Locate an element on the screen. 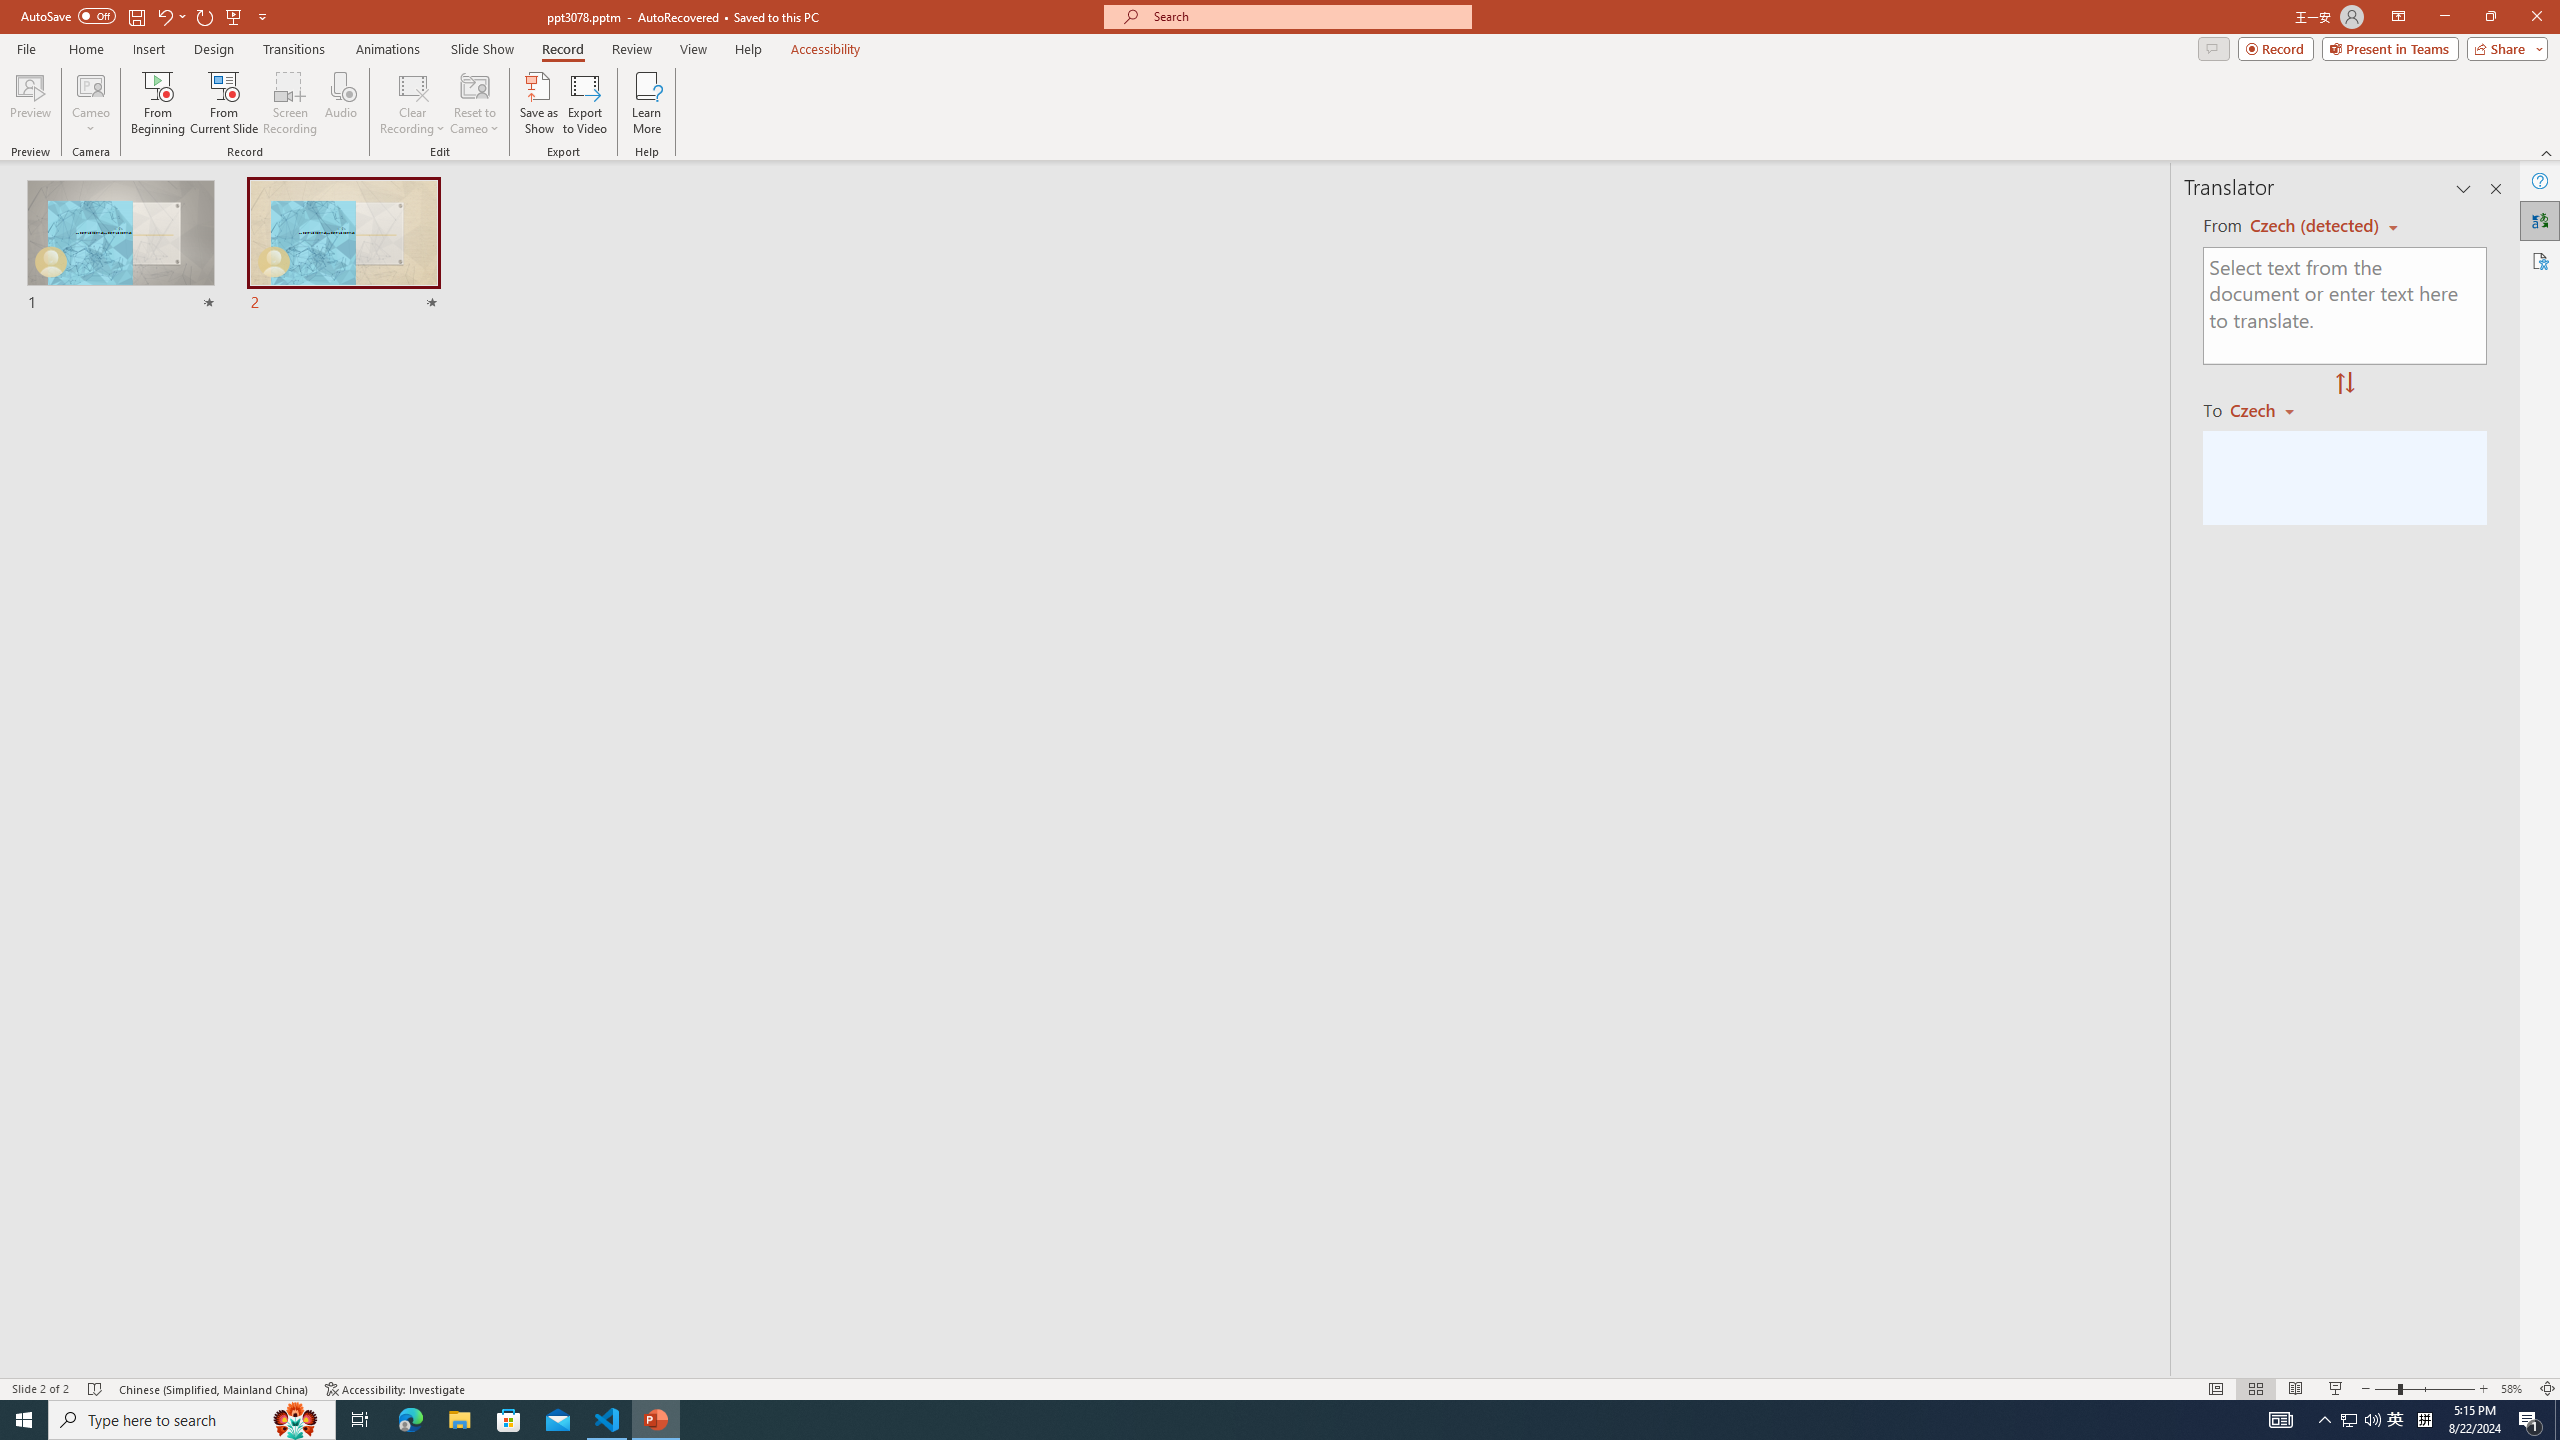 The height and width of the screenshot is (1440, 2560). 'Zoom 58%' is located at coordinates (2515, 1389).